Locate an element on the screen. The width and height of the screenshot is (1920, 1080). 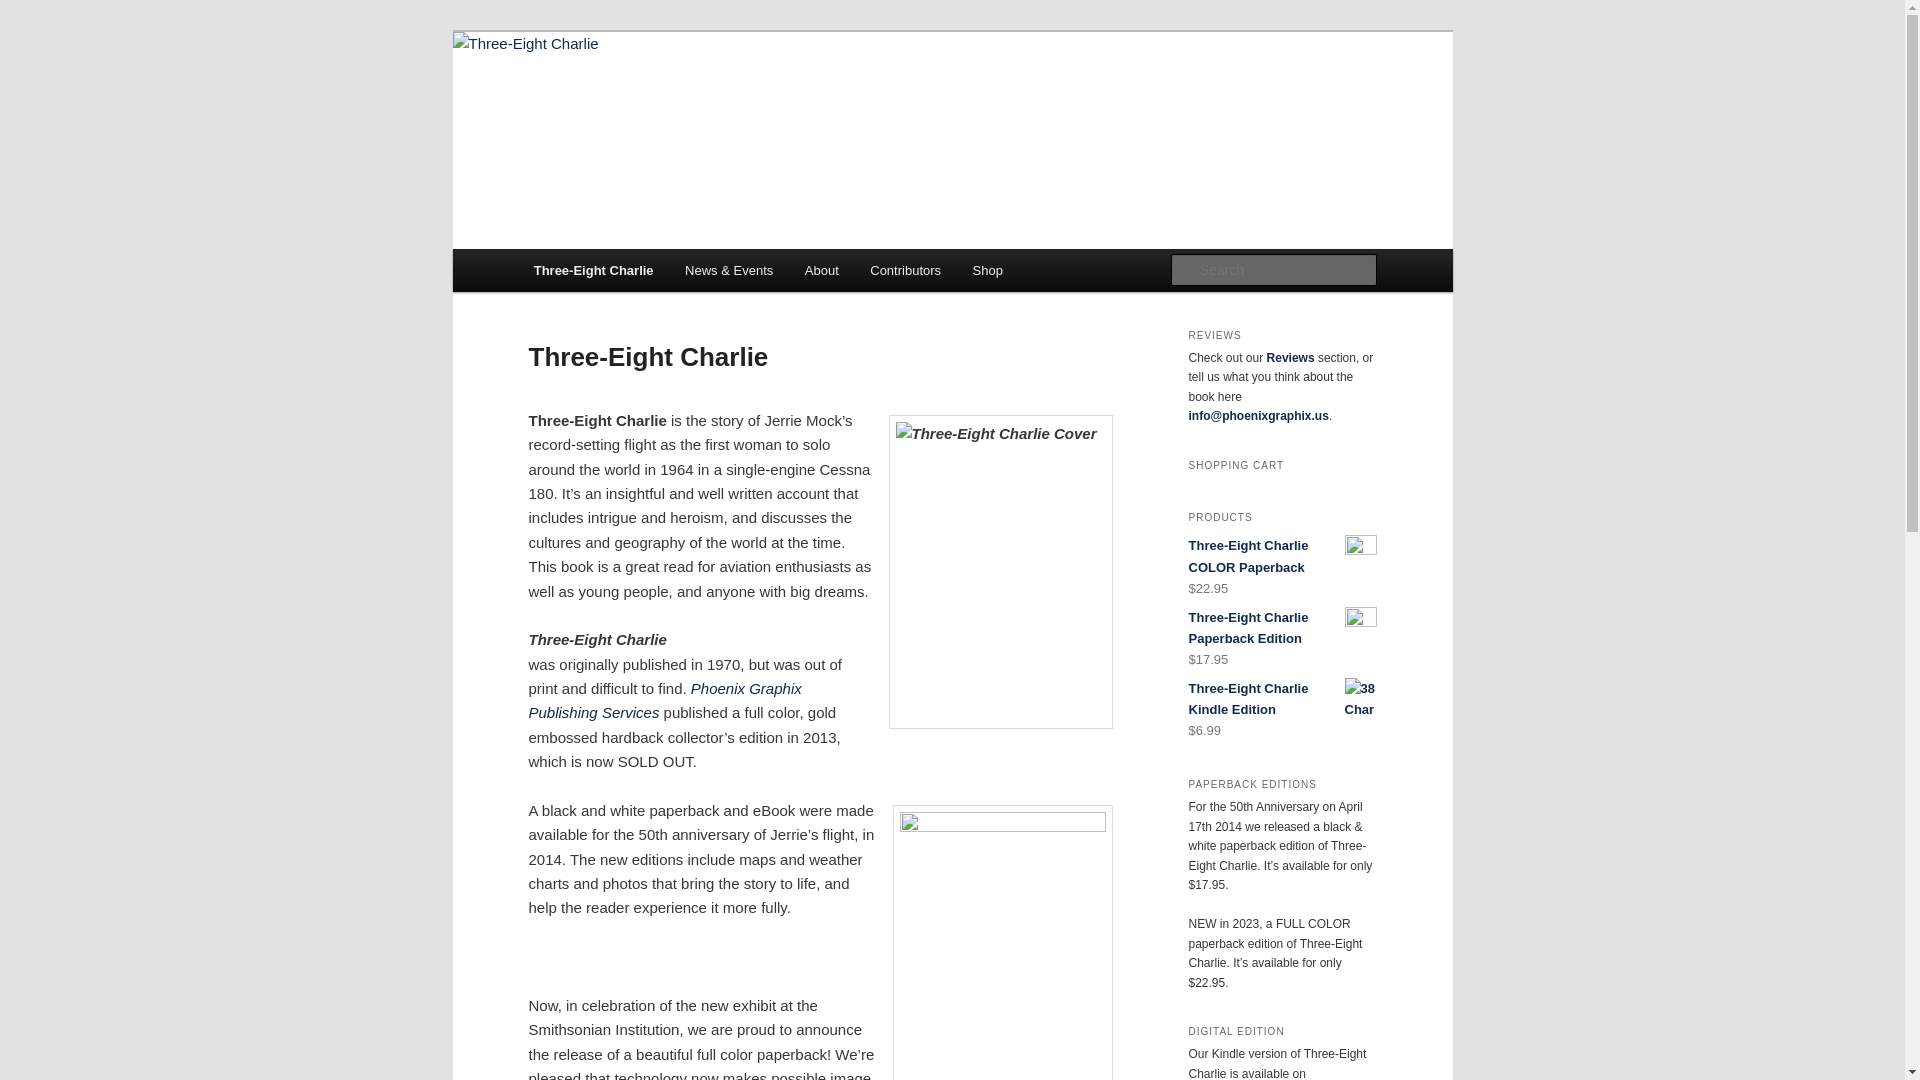
'Shop' is located at coordinates (988, 270).